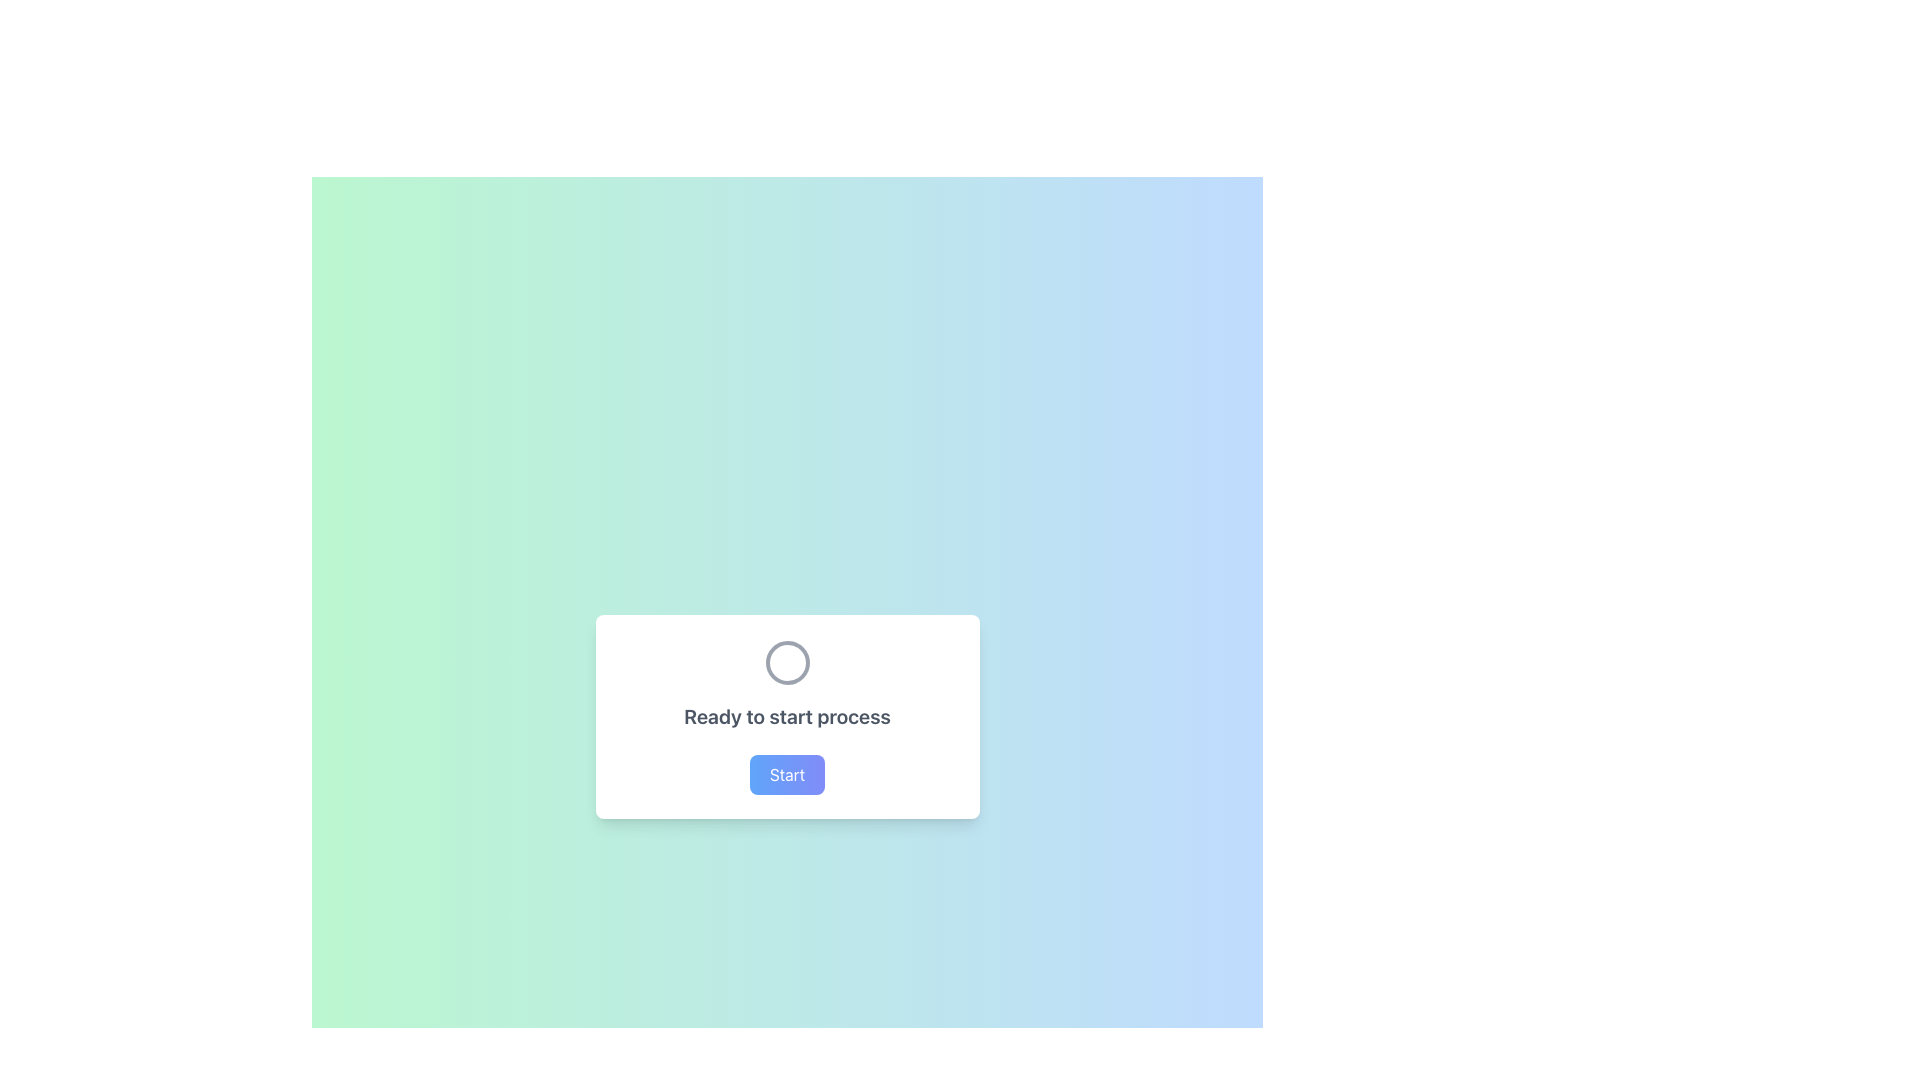 This screenshot has height=1080, width=1920. Describe the element at coordinates (786, 774) in the screenshot. I see `the button labeled 'Ready to start process' located centrally at the bottom of the white rectangular card to observe the hover effect` at that location.